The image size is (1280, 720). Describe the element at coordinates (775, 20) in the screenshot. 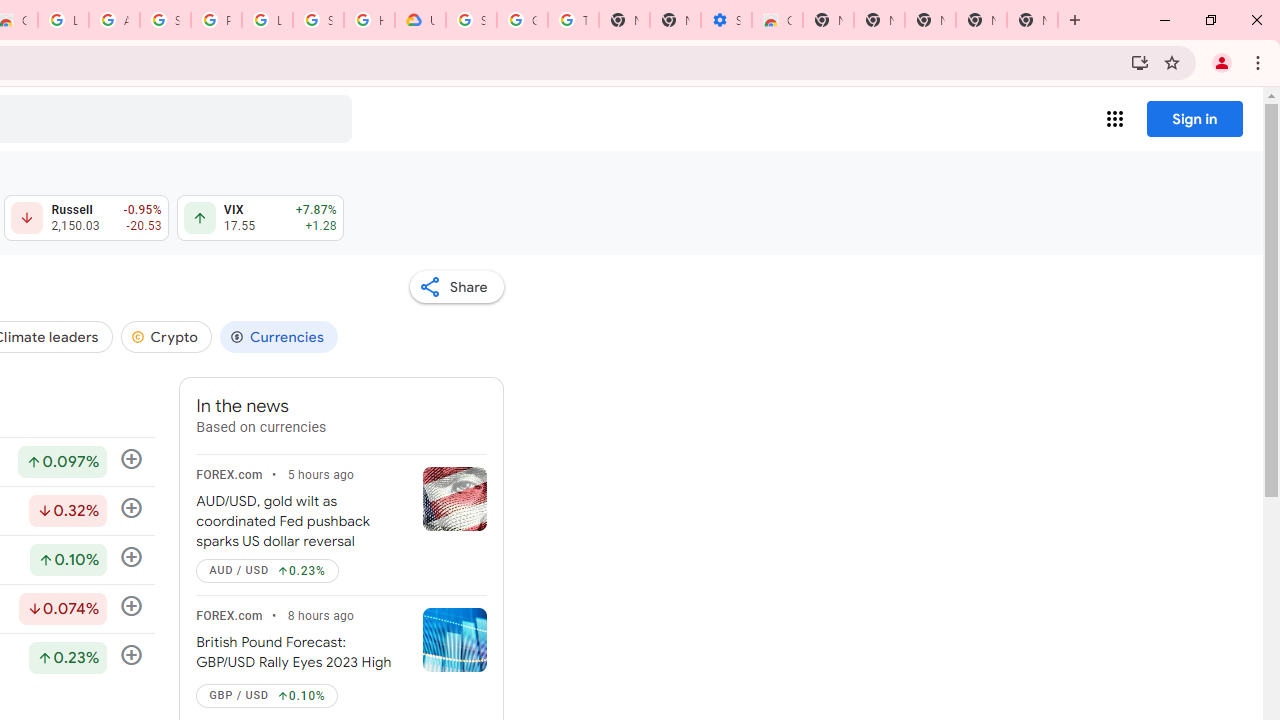

I see `'Chrome Web Store - Accessibility extensions'` at that location.